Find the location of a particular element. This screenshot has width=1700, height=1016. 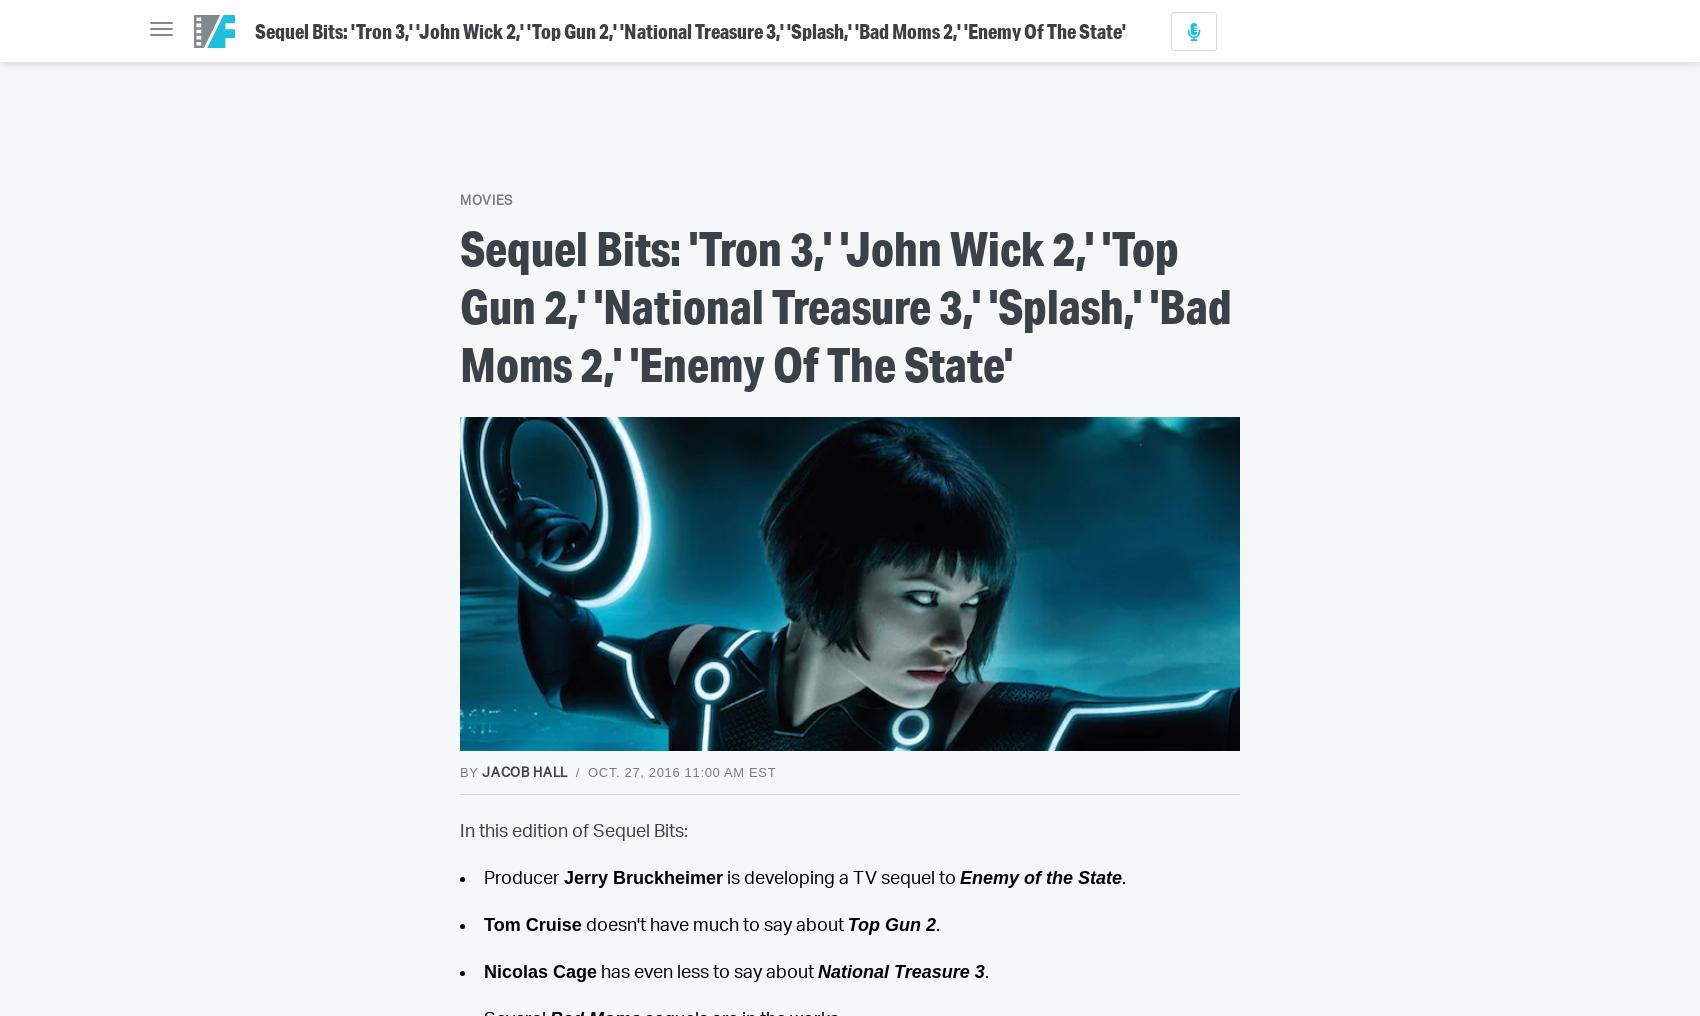

'doesn't have much to say about' is located at coordinates (714, 923).